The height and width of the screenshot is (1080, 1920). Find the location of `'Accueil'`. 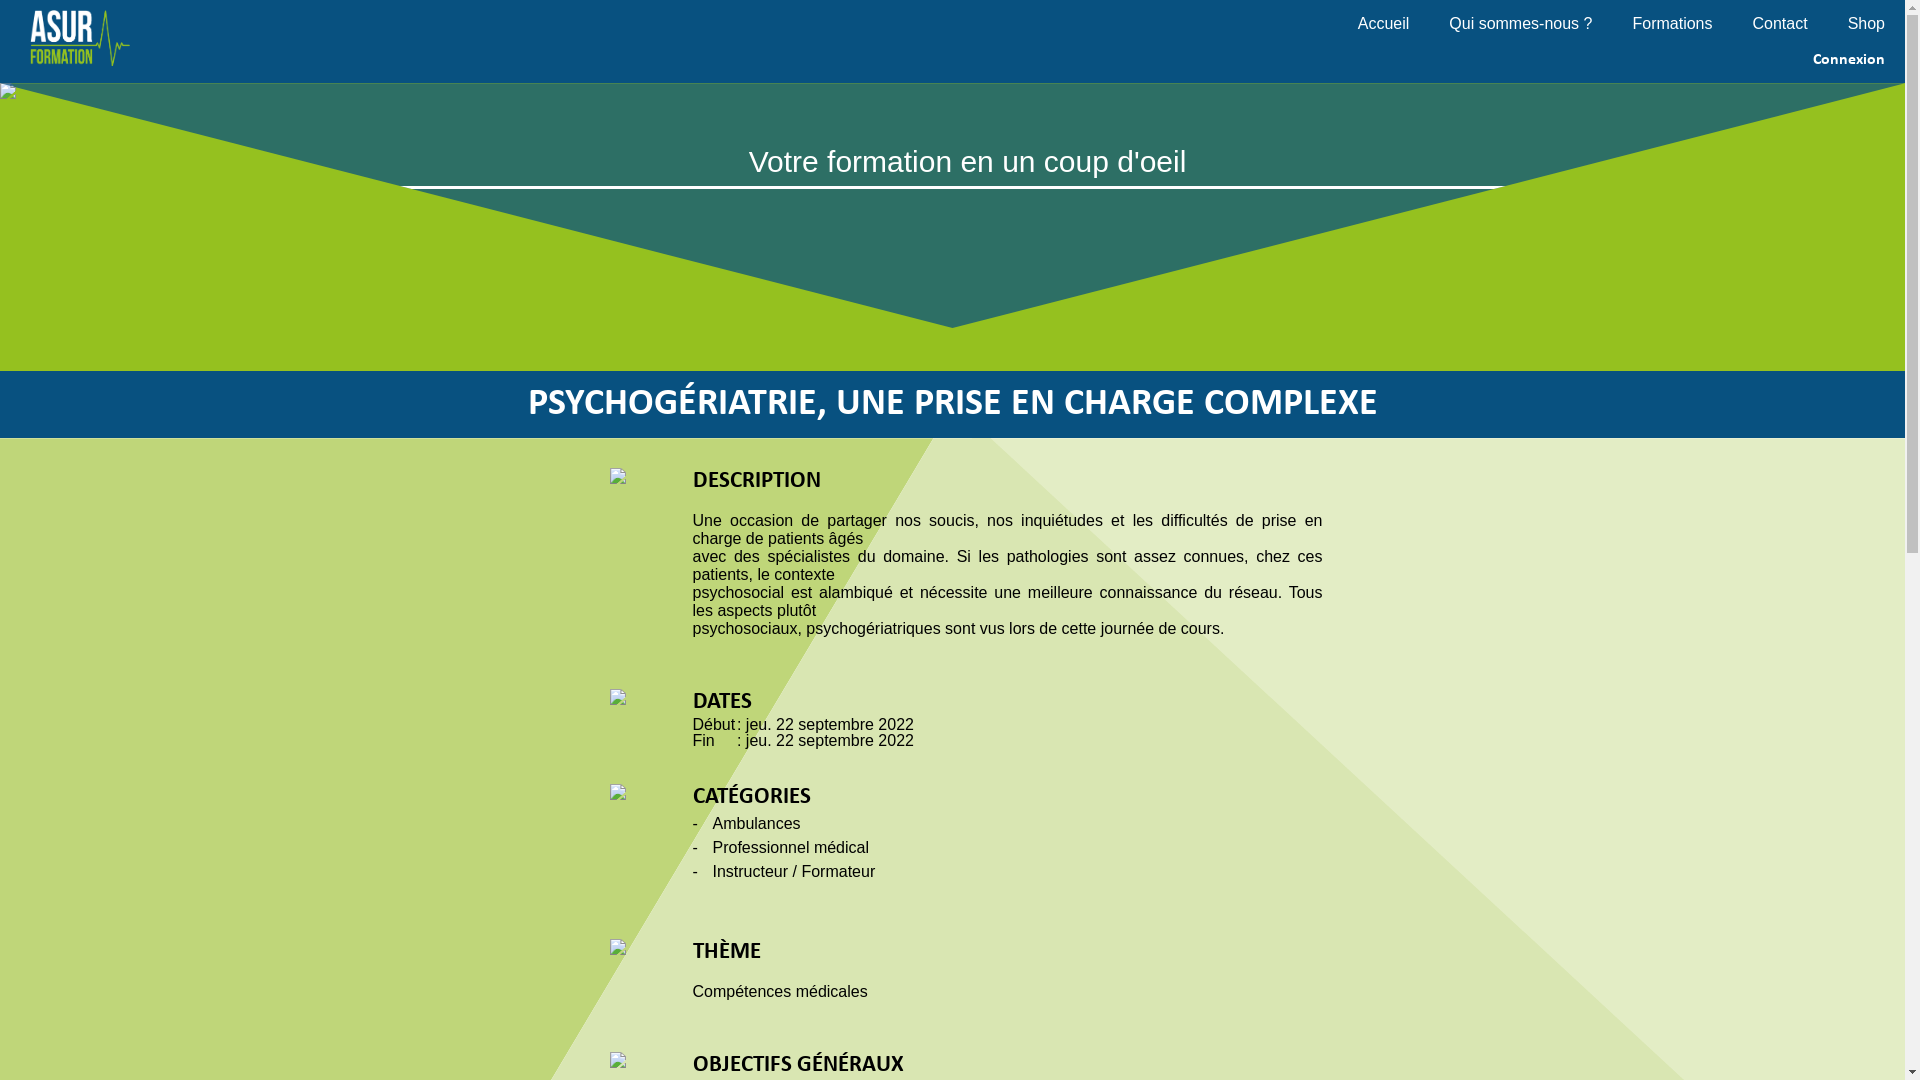

'Accueil' is located at coordinates (1402, 23).